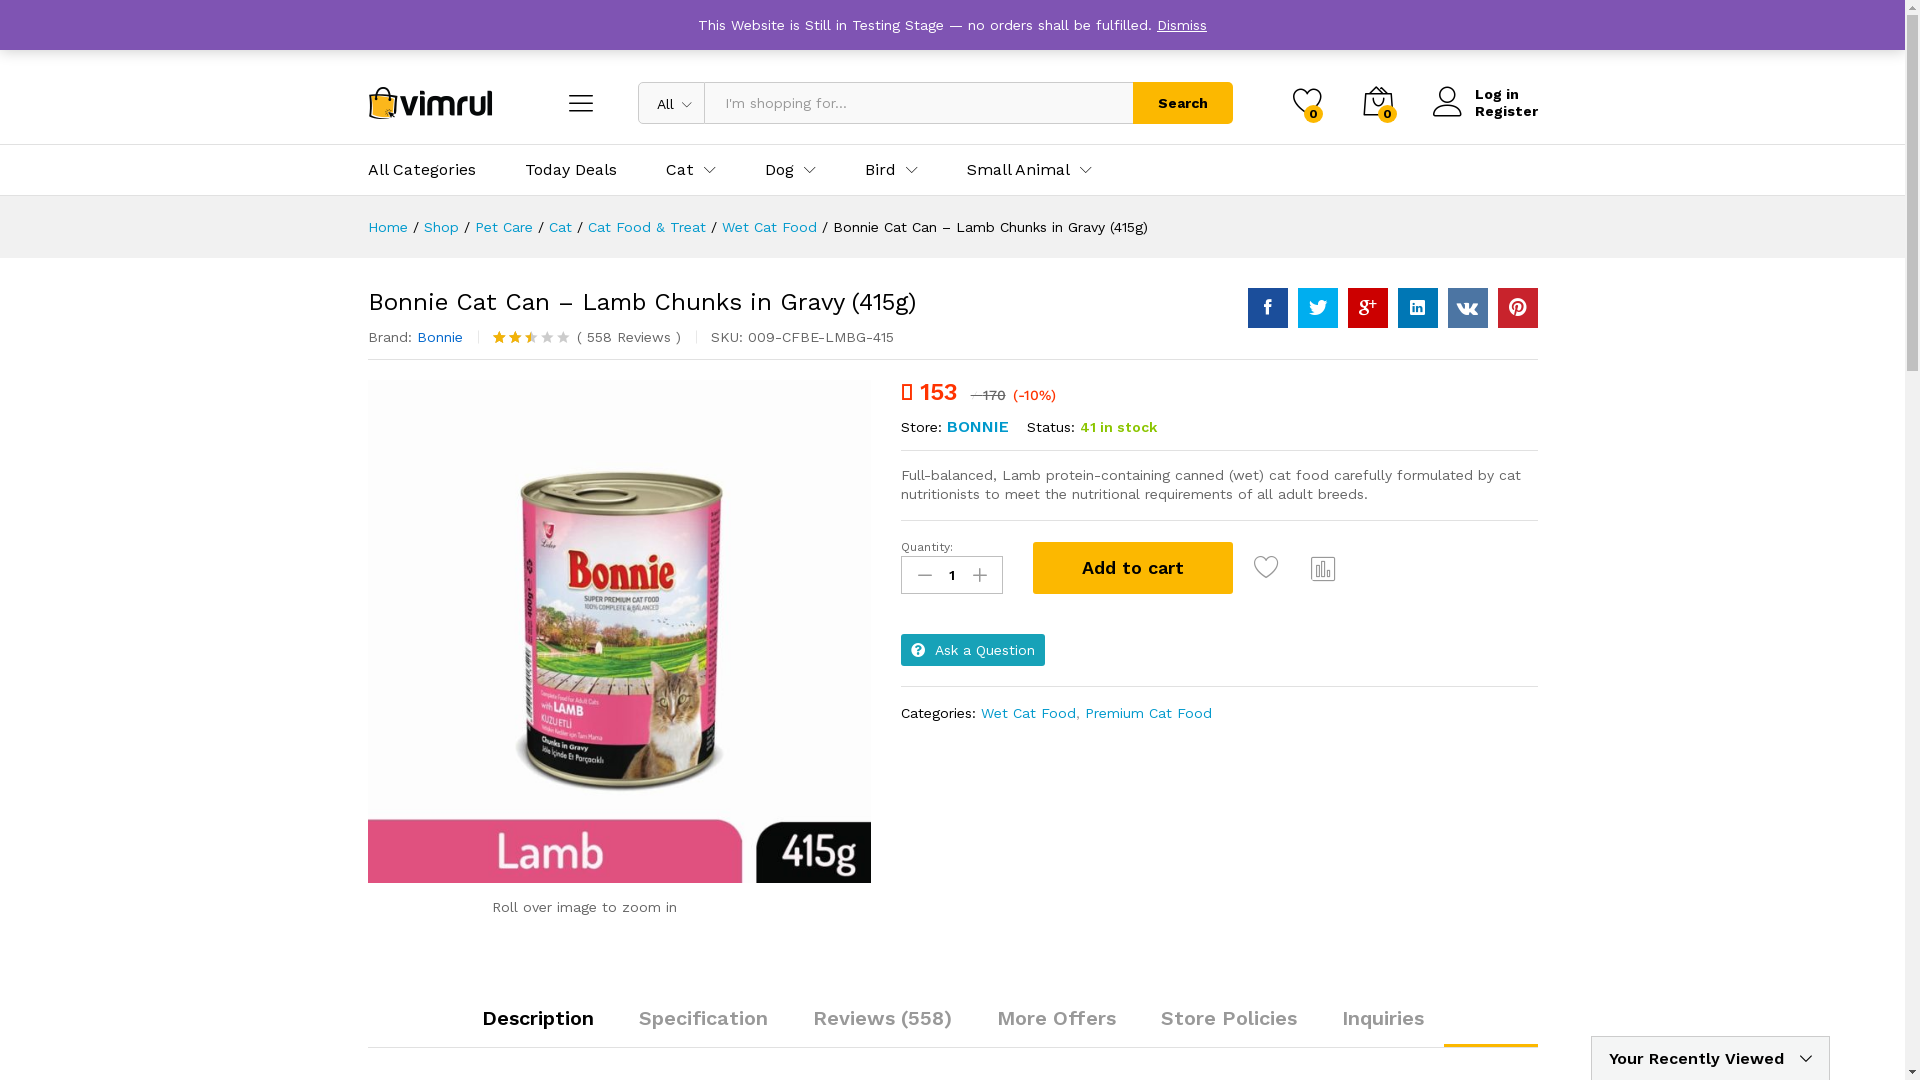 This screenshot has width=1920, height=1080. What do you see at coordinates (503, 226) in the screenshot?
I see `'Pet Care'` at bounding box center [503, 226].